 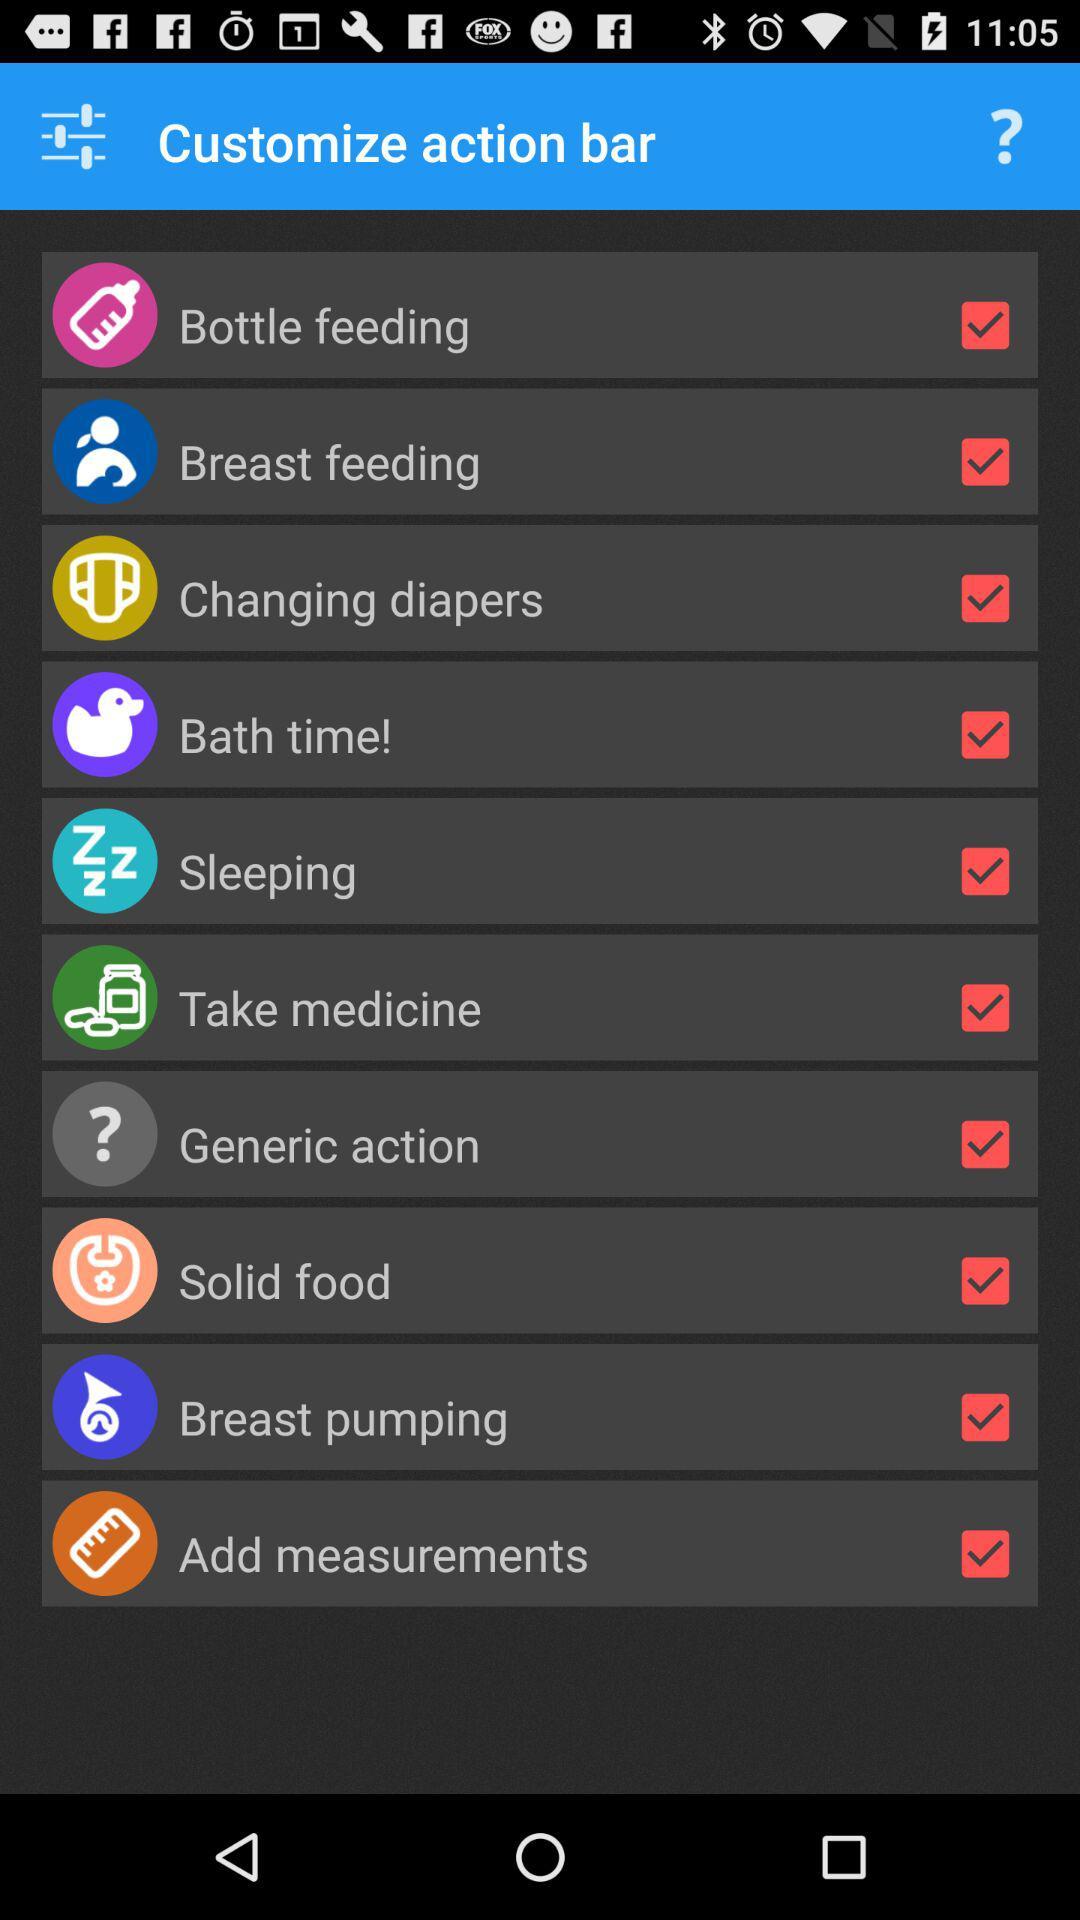 I want to click on question mark, so click(x=1006, y=135).